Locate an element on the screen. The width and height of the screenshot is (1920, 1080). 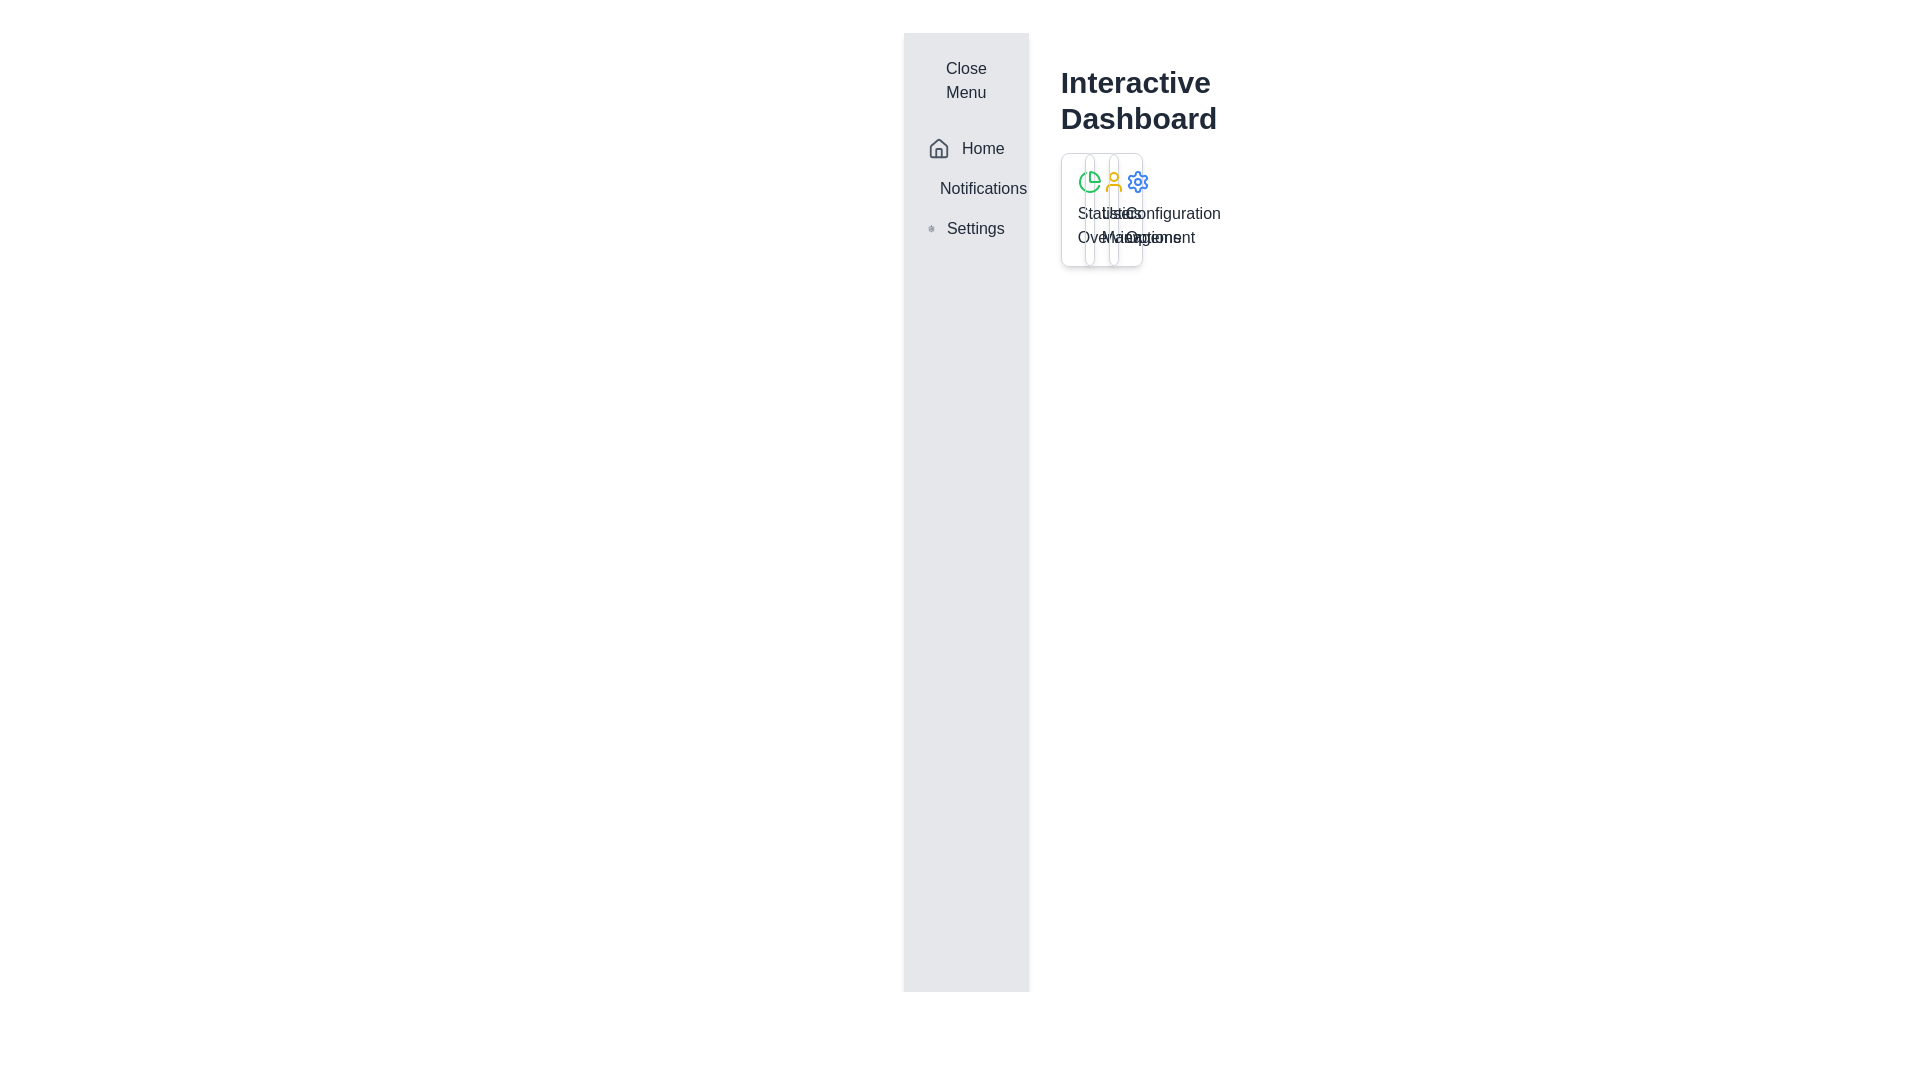
the navigational button with an associated icon located in the second position of the vertical menu stack is located at coordinates (966, 189).